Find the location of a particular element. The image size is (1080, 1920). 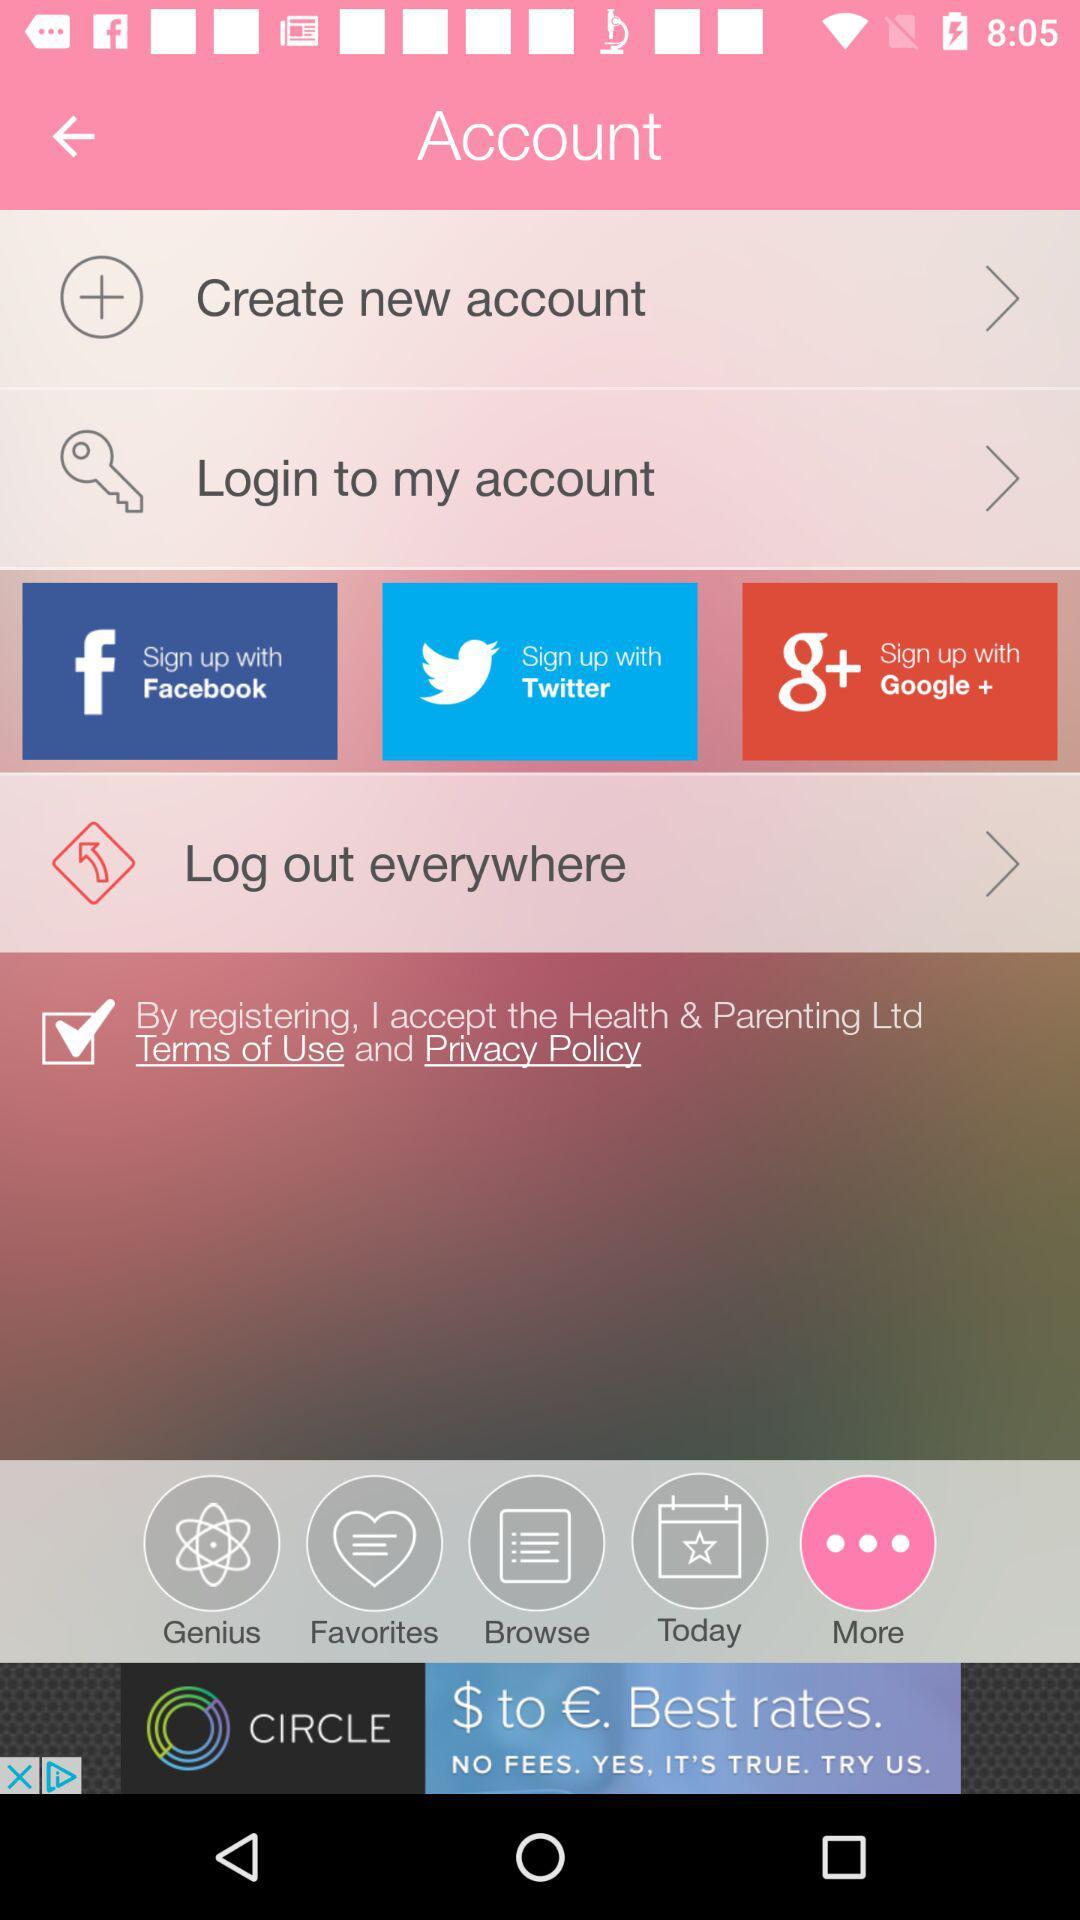

sign in with google plus is located at coordinates (898, 671).